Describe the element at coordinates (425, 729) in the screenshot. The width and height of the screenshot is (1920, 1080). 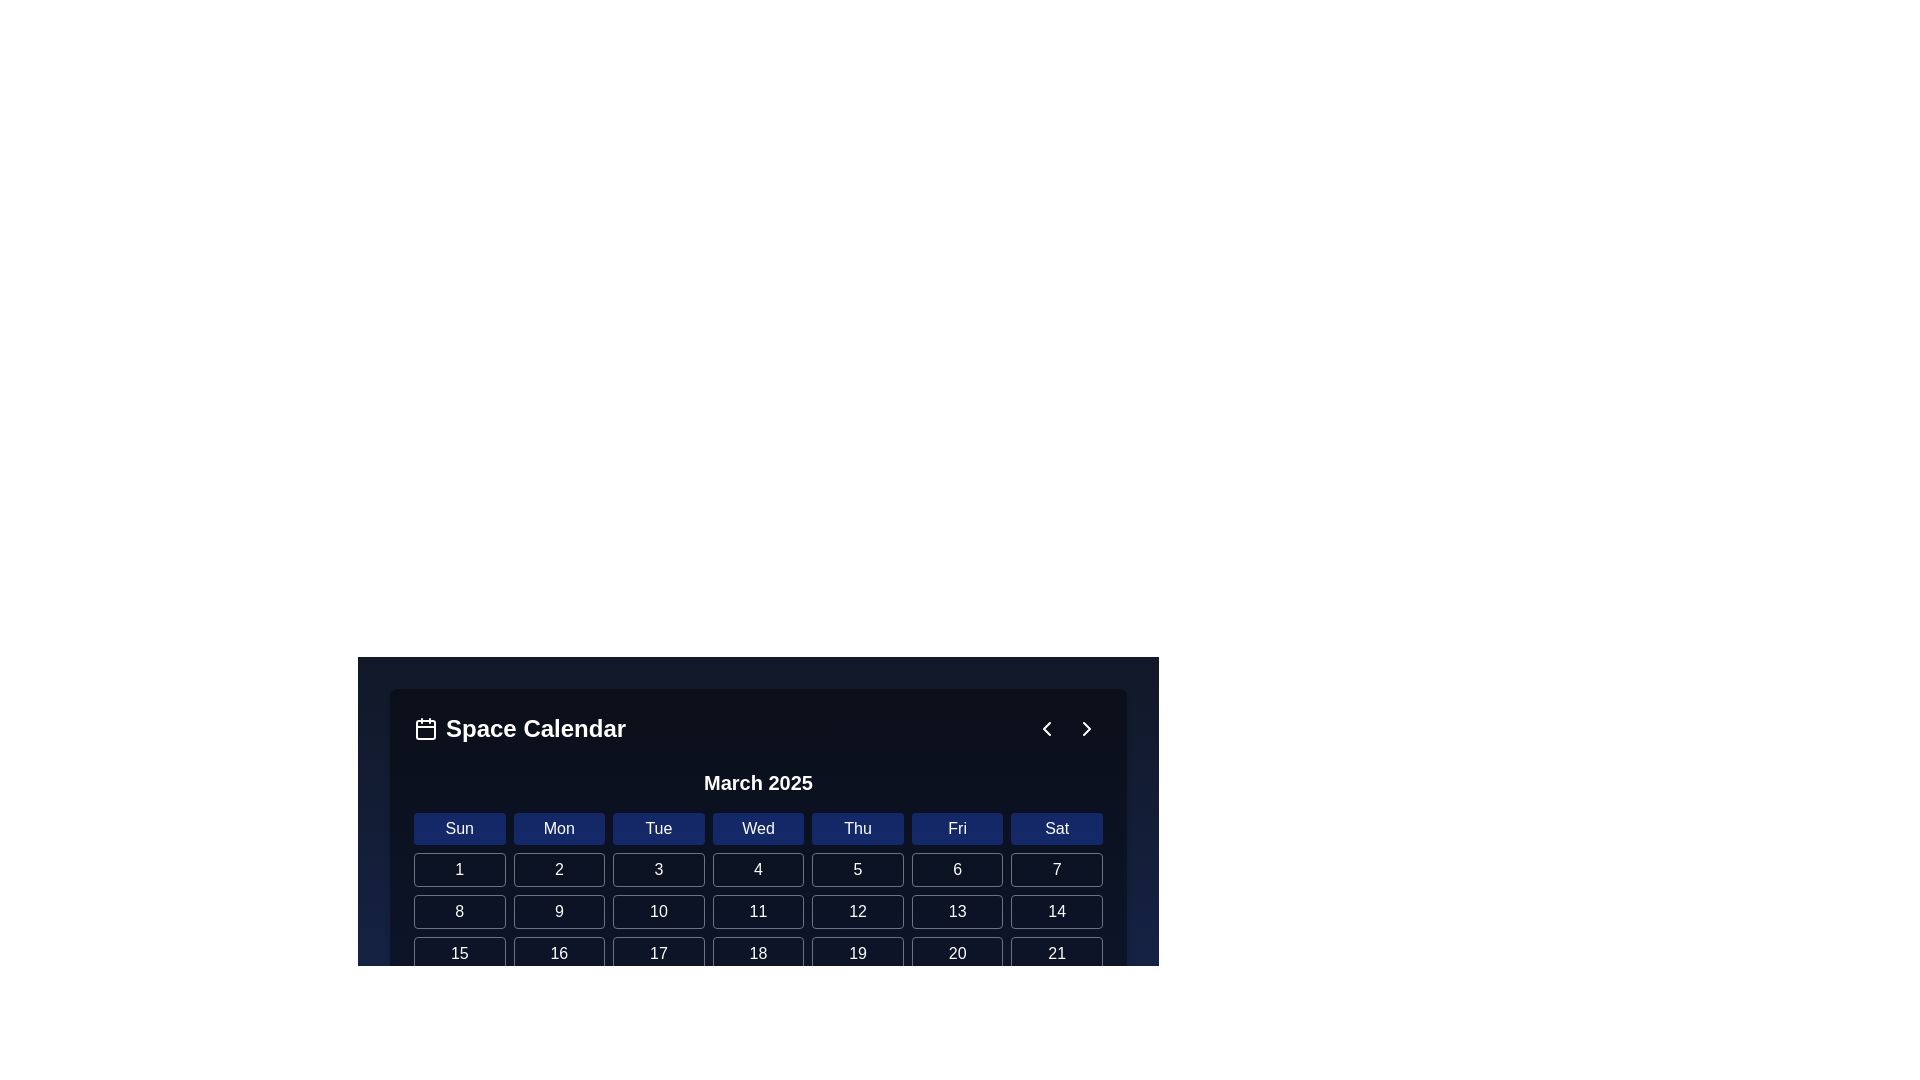
I see `the appearance of the calendar icon, which is a stylized icon with a rounded rectangle outline and two vertical lines at the top, located to the left of the text 'Space Calendar' in the header area` at that location.